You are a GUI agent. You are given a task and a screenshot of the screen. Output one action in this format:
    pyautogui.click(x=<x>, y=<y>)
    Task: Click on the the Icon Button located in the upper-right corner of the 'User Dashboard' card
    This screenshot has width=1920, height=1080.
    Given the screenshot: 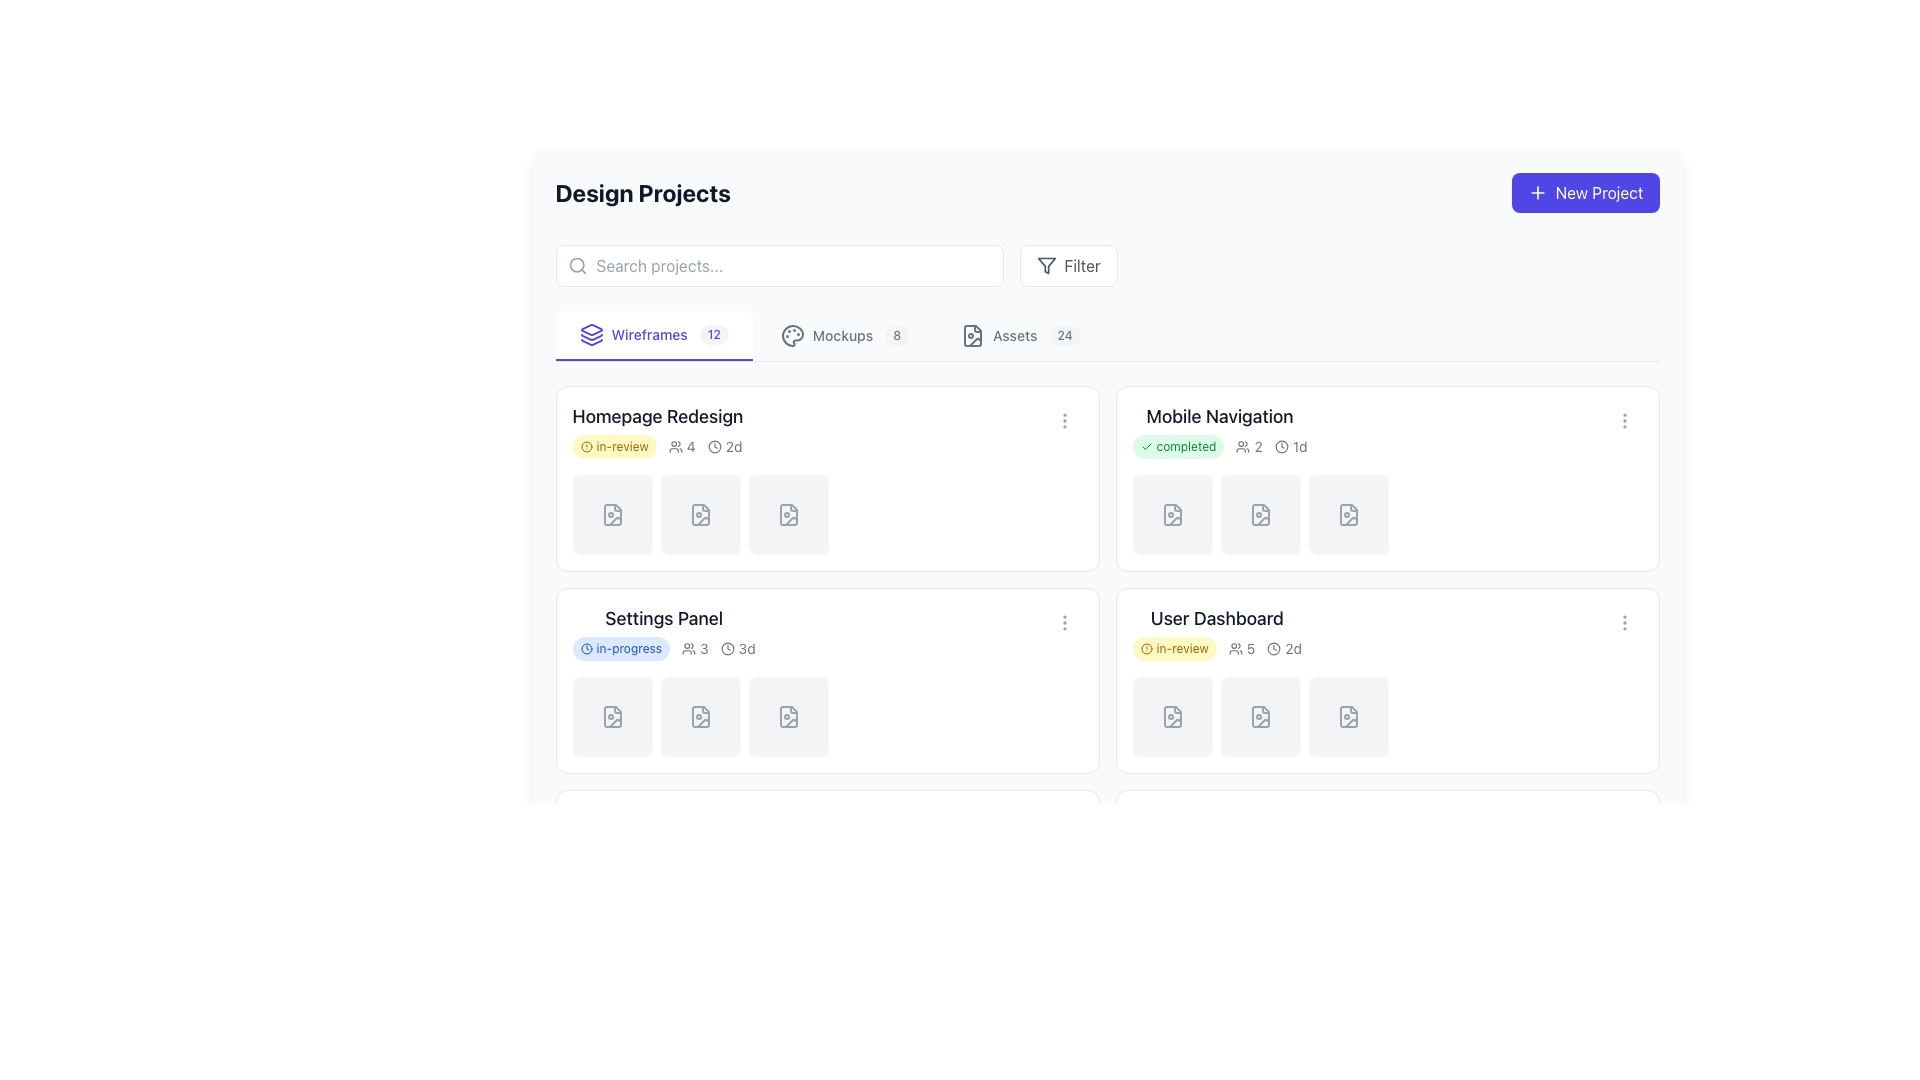 What is the action you would take?
    pyautogui.click(x=1624, y=622)
    